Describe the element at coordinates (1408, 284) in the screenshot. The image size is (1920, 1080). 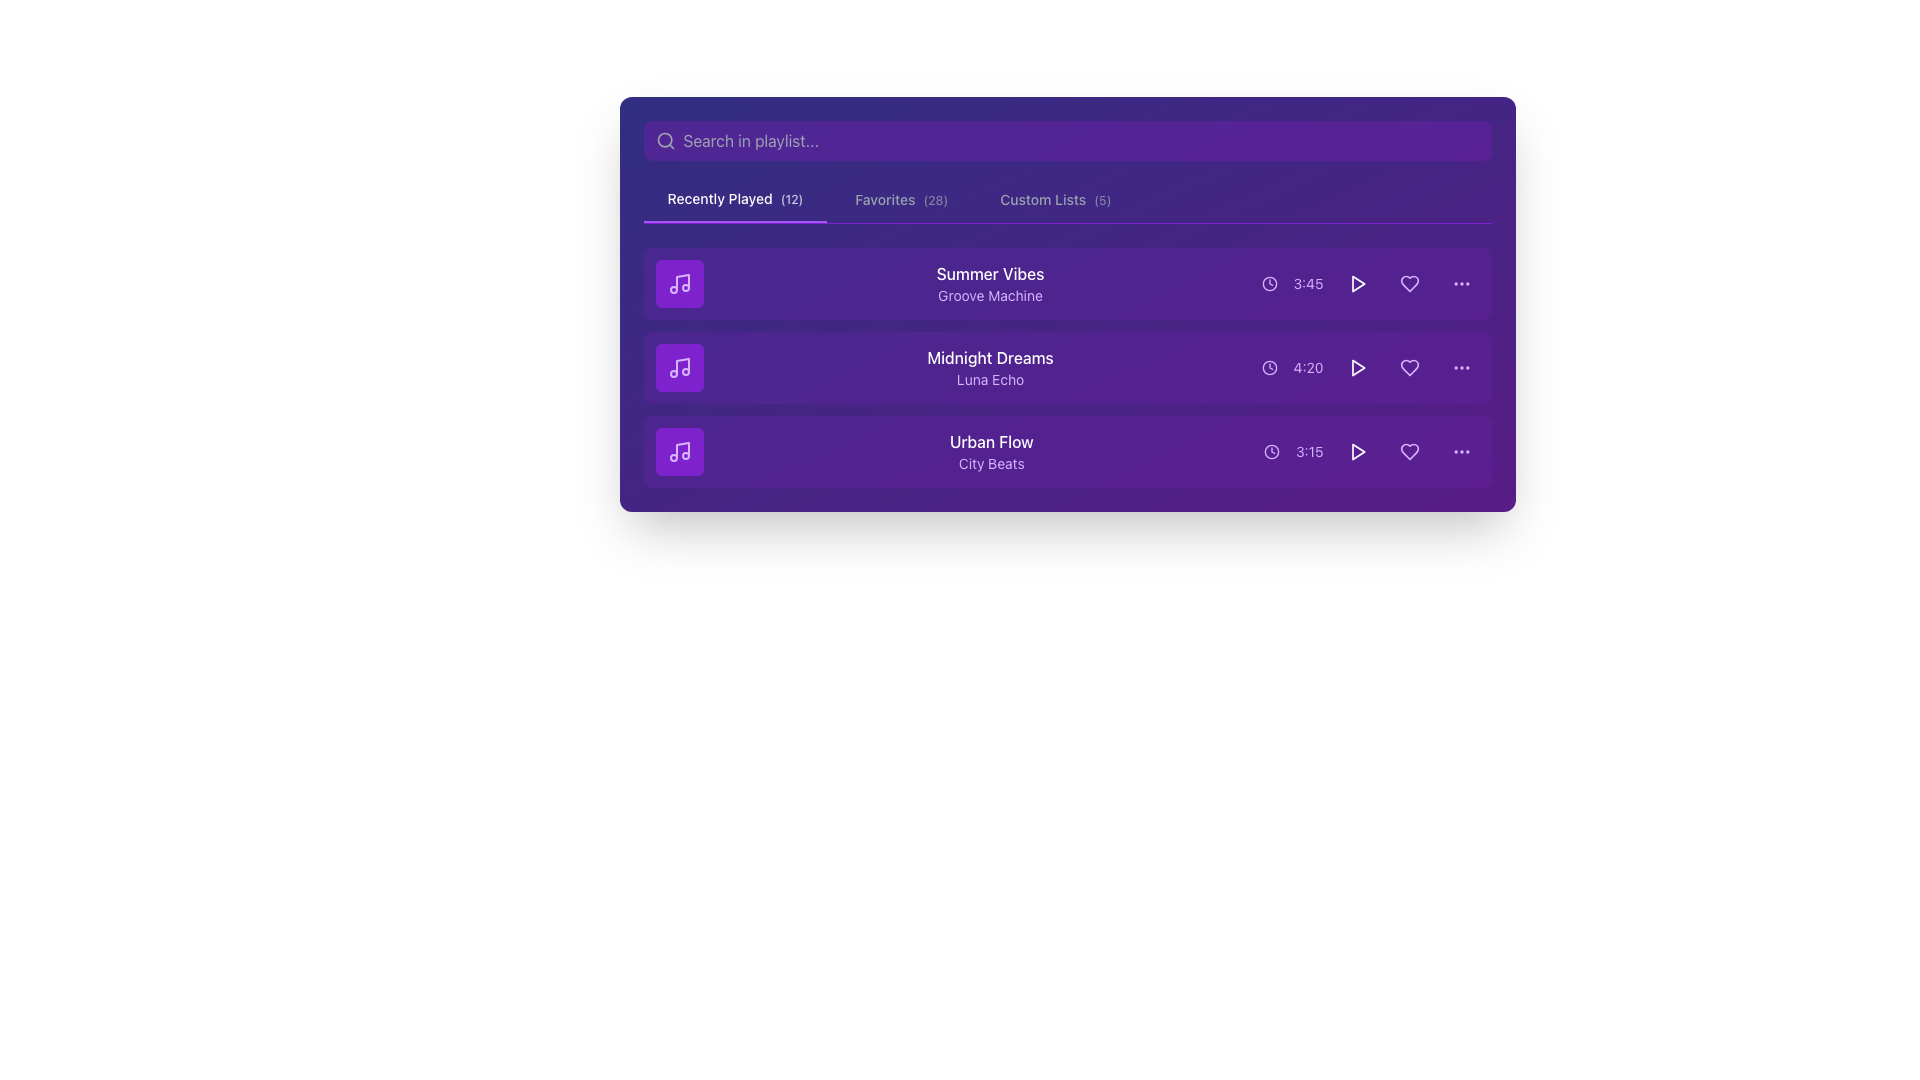
I see `the rightmost 'like' button with an SVG icon for the 'Summer Vibes' track to like or unlike the track` at that location.